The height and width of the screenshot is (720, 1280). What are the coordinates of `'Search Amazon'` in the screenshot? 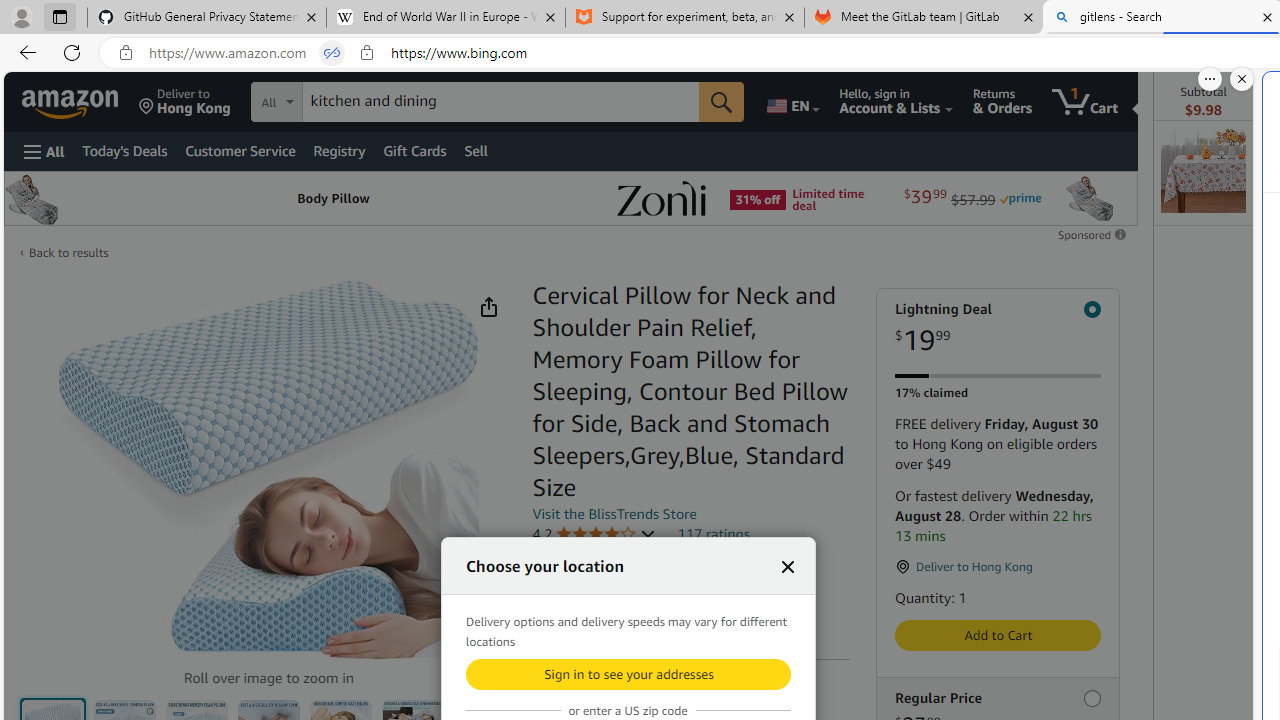 It's located at (501, 101).